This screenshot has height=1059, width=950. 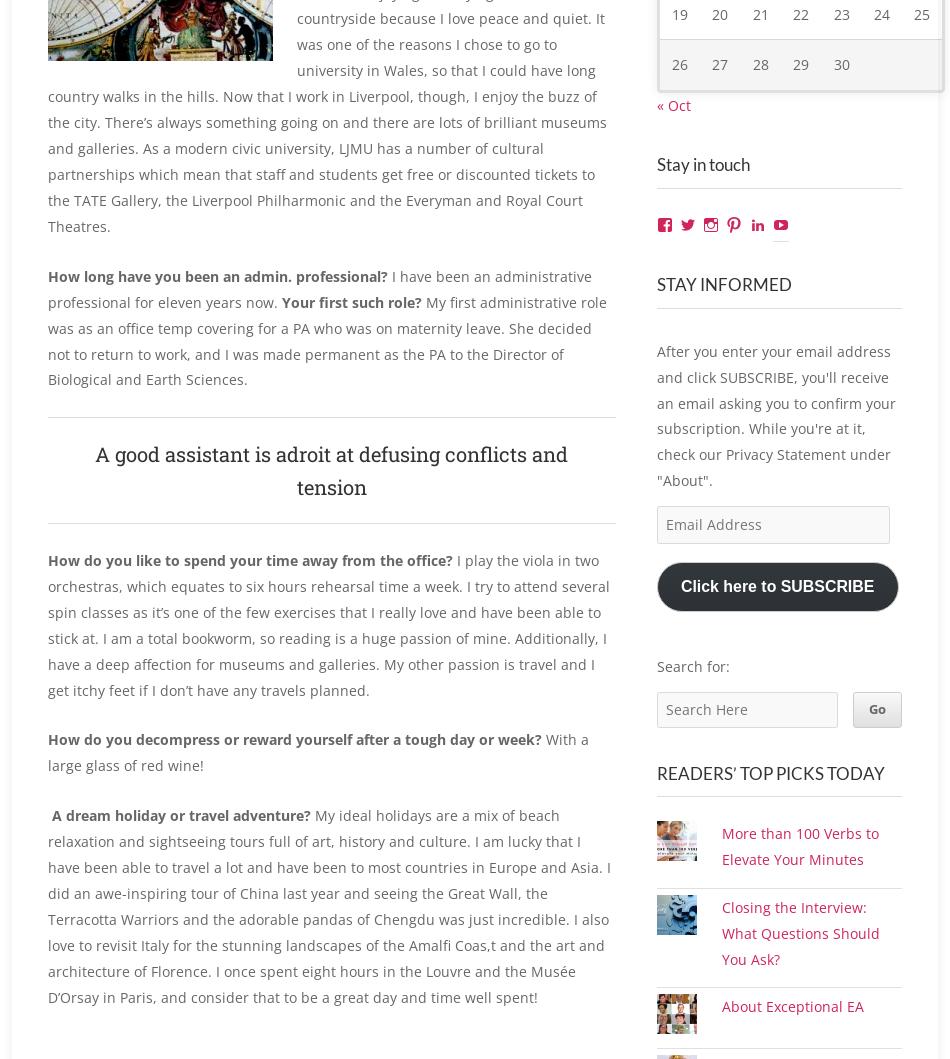 What do you see at coordinates (721, 977) in the screenshot?
I see `'Closing the Interview: What Questions Should You Ask?'` at bounding box center [721, 977].